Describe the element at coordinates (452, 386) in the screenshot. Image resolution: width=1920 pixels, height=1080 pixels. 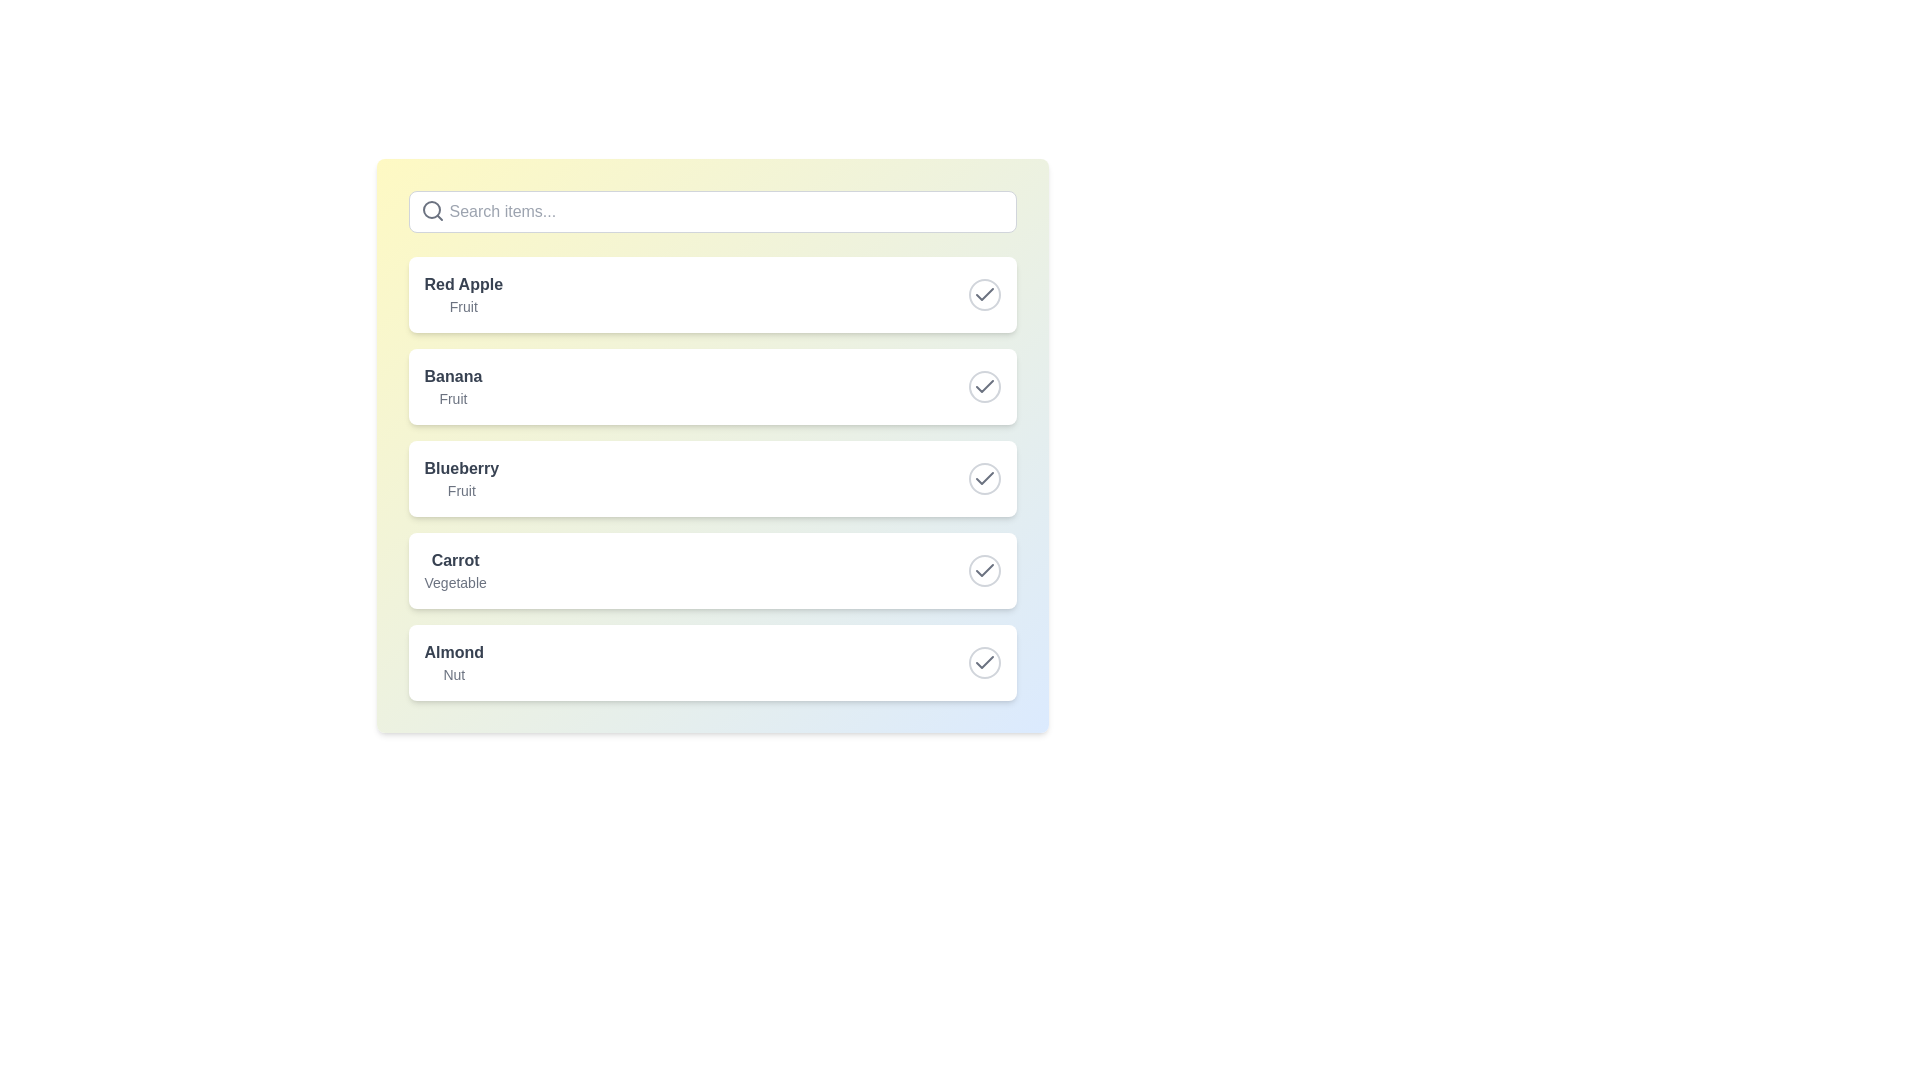
I see `the text label displaying 'Banana' in bold, dark font, which is located in the second row of a vertically stacked list, positioned below 'Red Apple' and above 'Blueberry'` at that location.